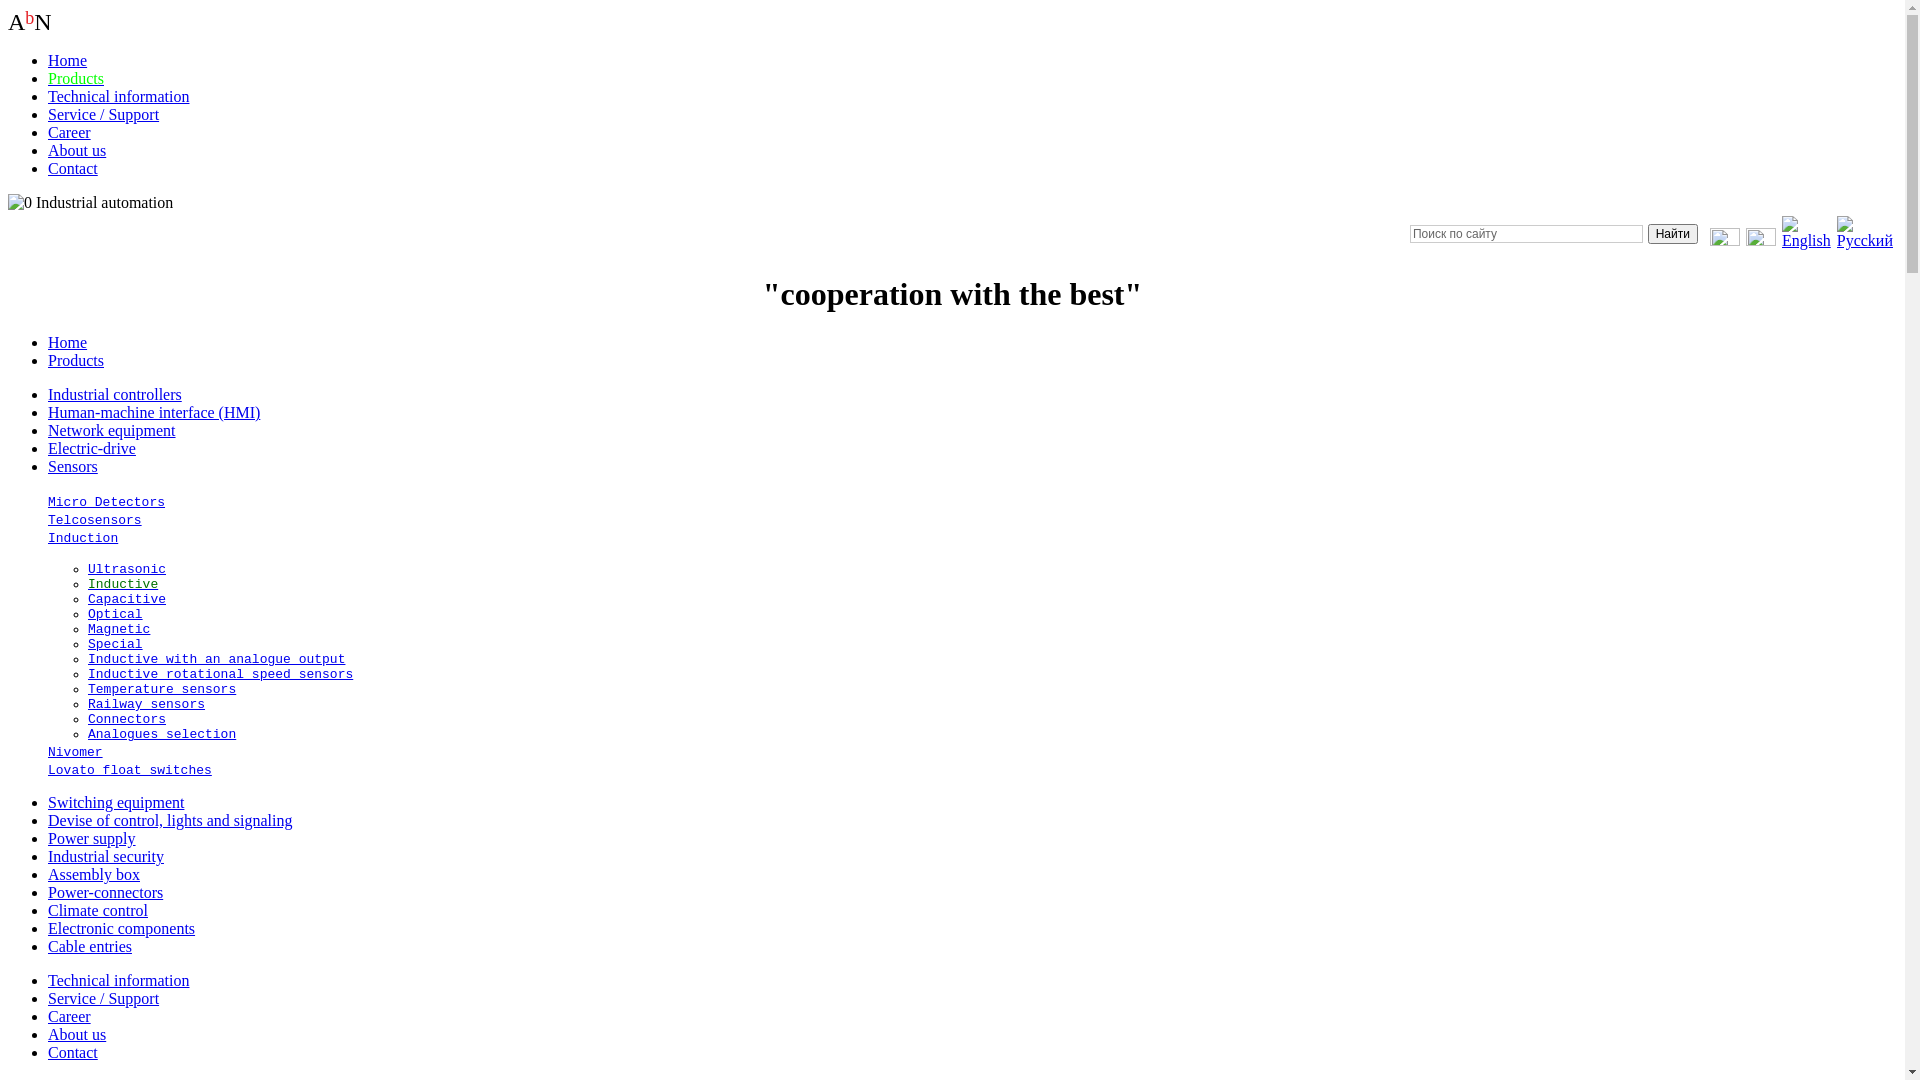 The width and height of the screenshot is (1920, 1080). I want to click on 'Devise of control, lights and signaling', so click(48, 820).